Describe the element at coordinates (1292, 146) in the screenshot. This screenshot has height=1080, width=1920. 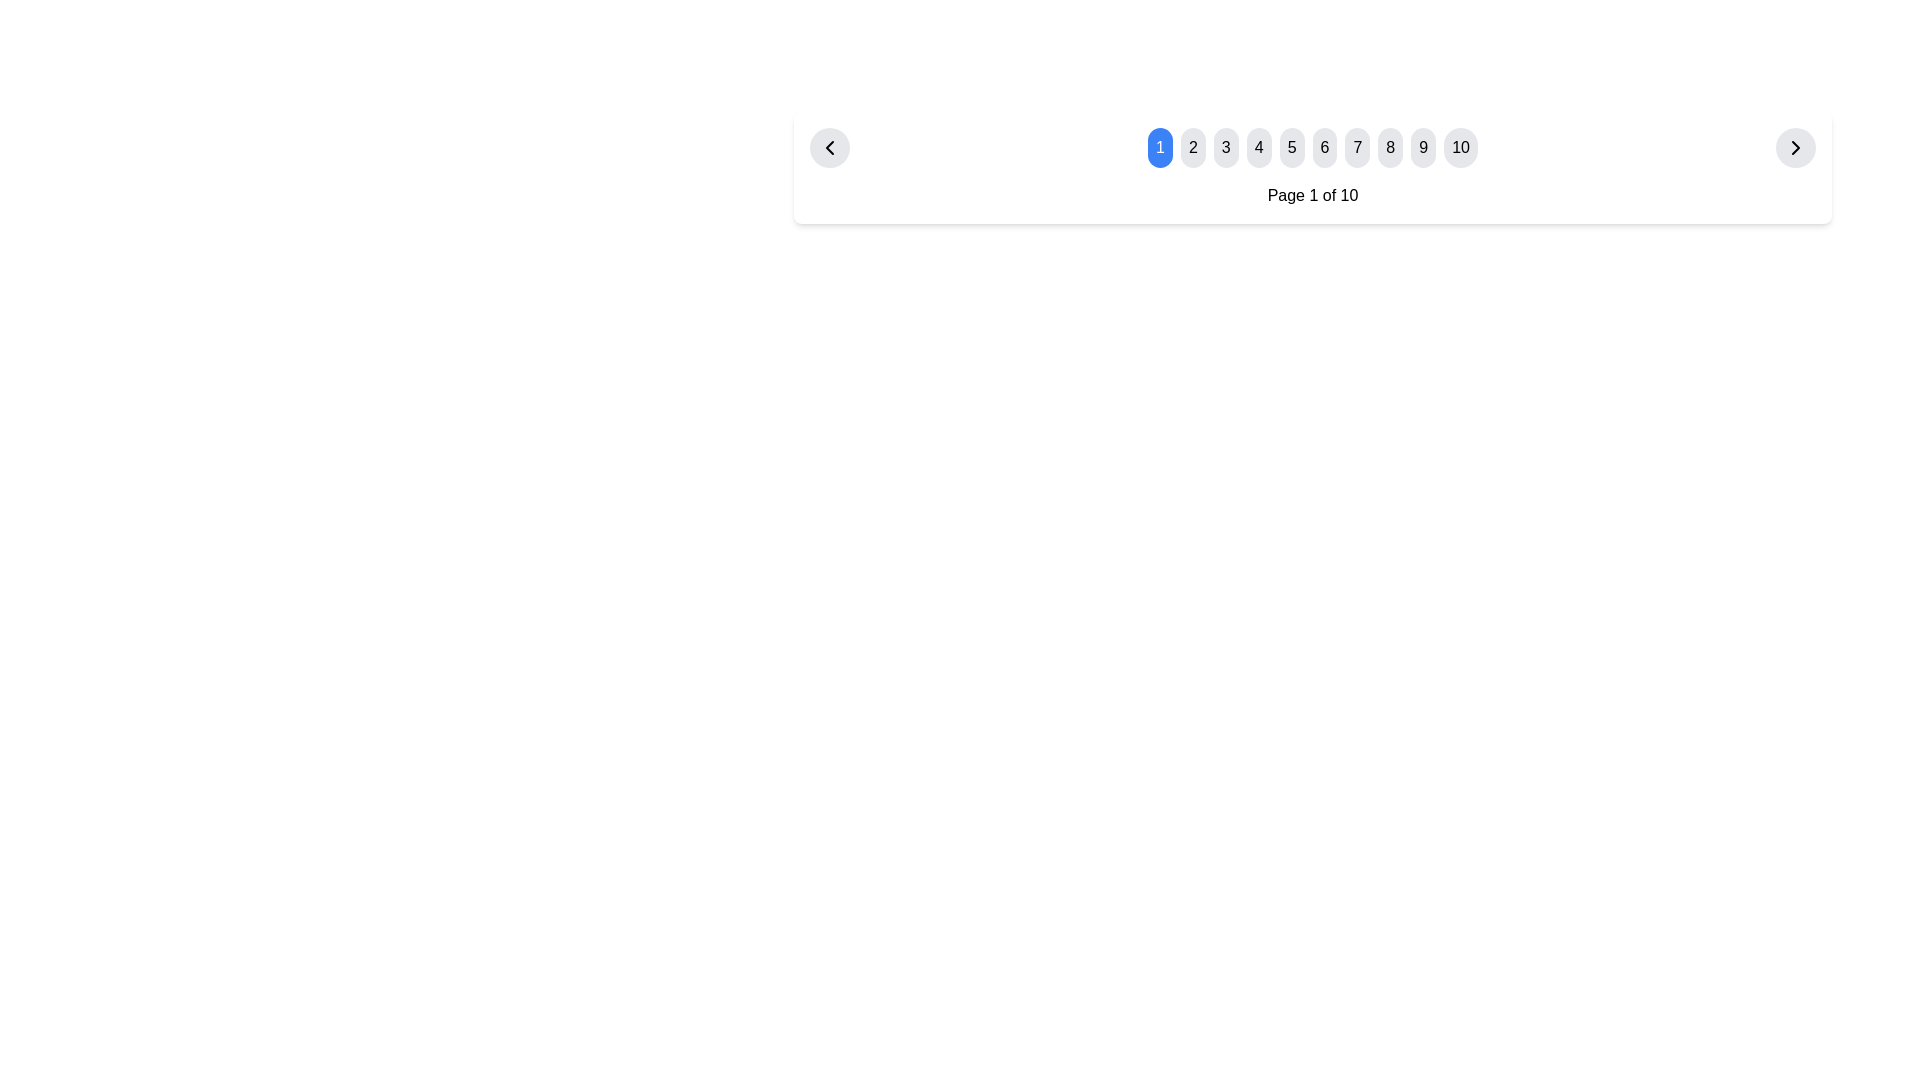
I see `the fifth numbered button in the horizontal pagination bar` at that location.